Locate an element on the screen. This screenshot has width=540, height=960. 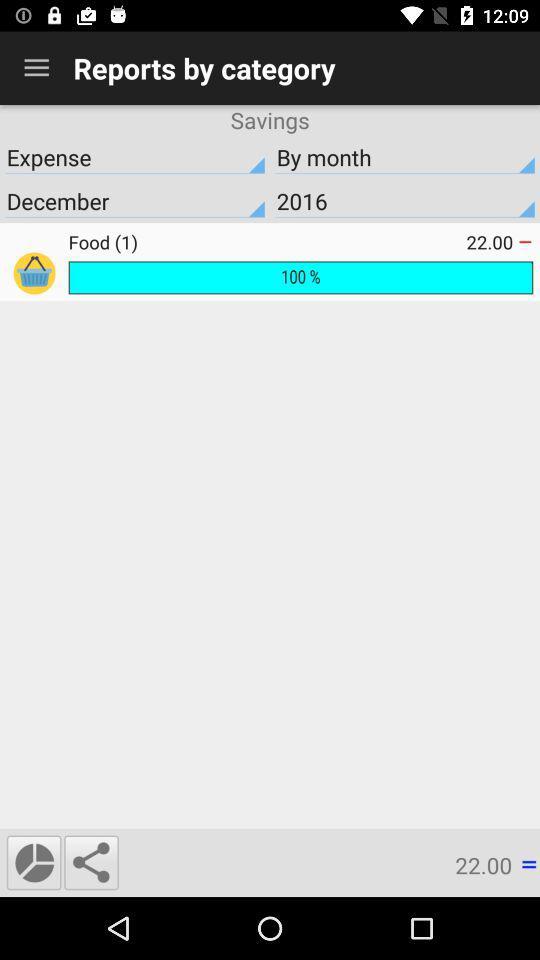
share the report is located at coordinates (90, 861).